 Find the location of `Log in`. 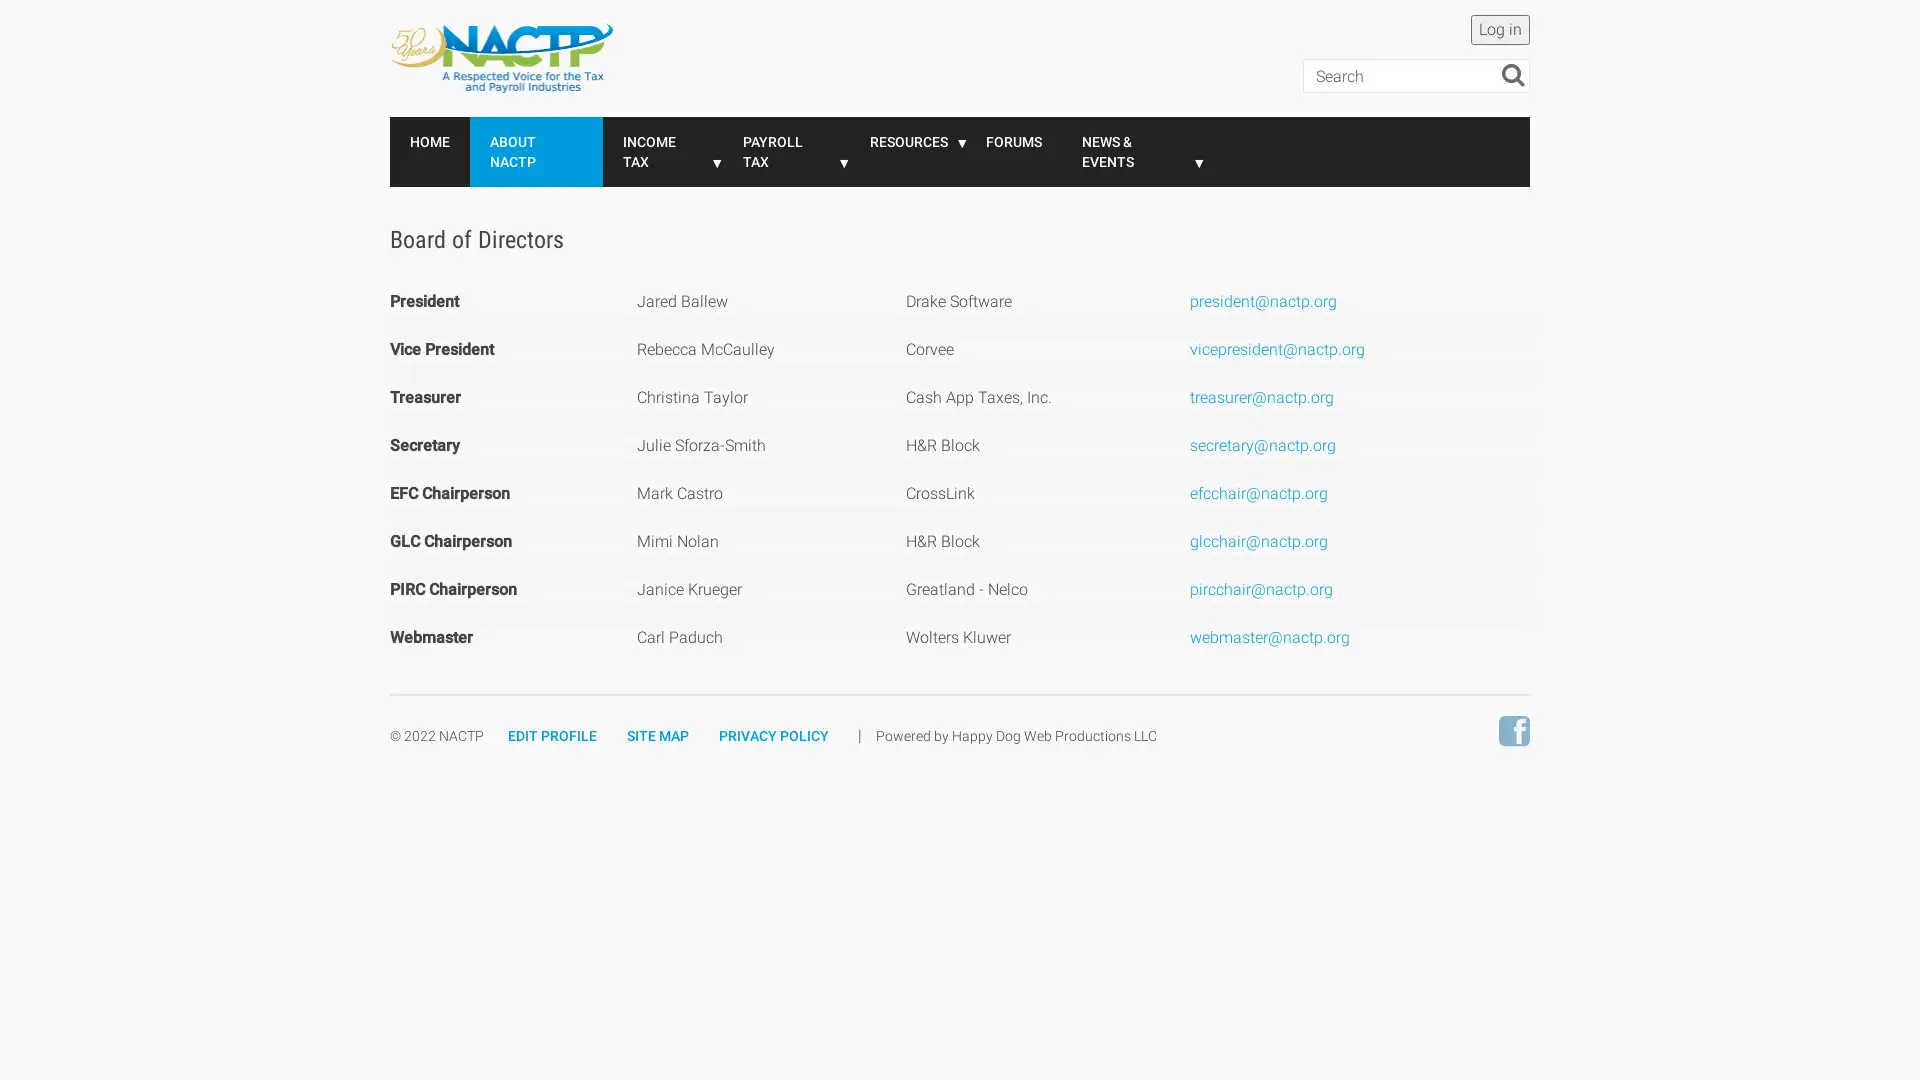

Log in is located at coordinates (1500, 30).